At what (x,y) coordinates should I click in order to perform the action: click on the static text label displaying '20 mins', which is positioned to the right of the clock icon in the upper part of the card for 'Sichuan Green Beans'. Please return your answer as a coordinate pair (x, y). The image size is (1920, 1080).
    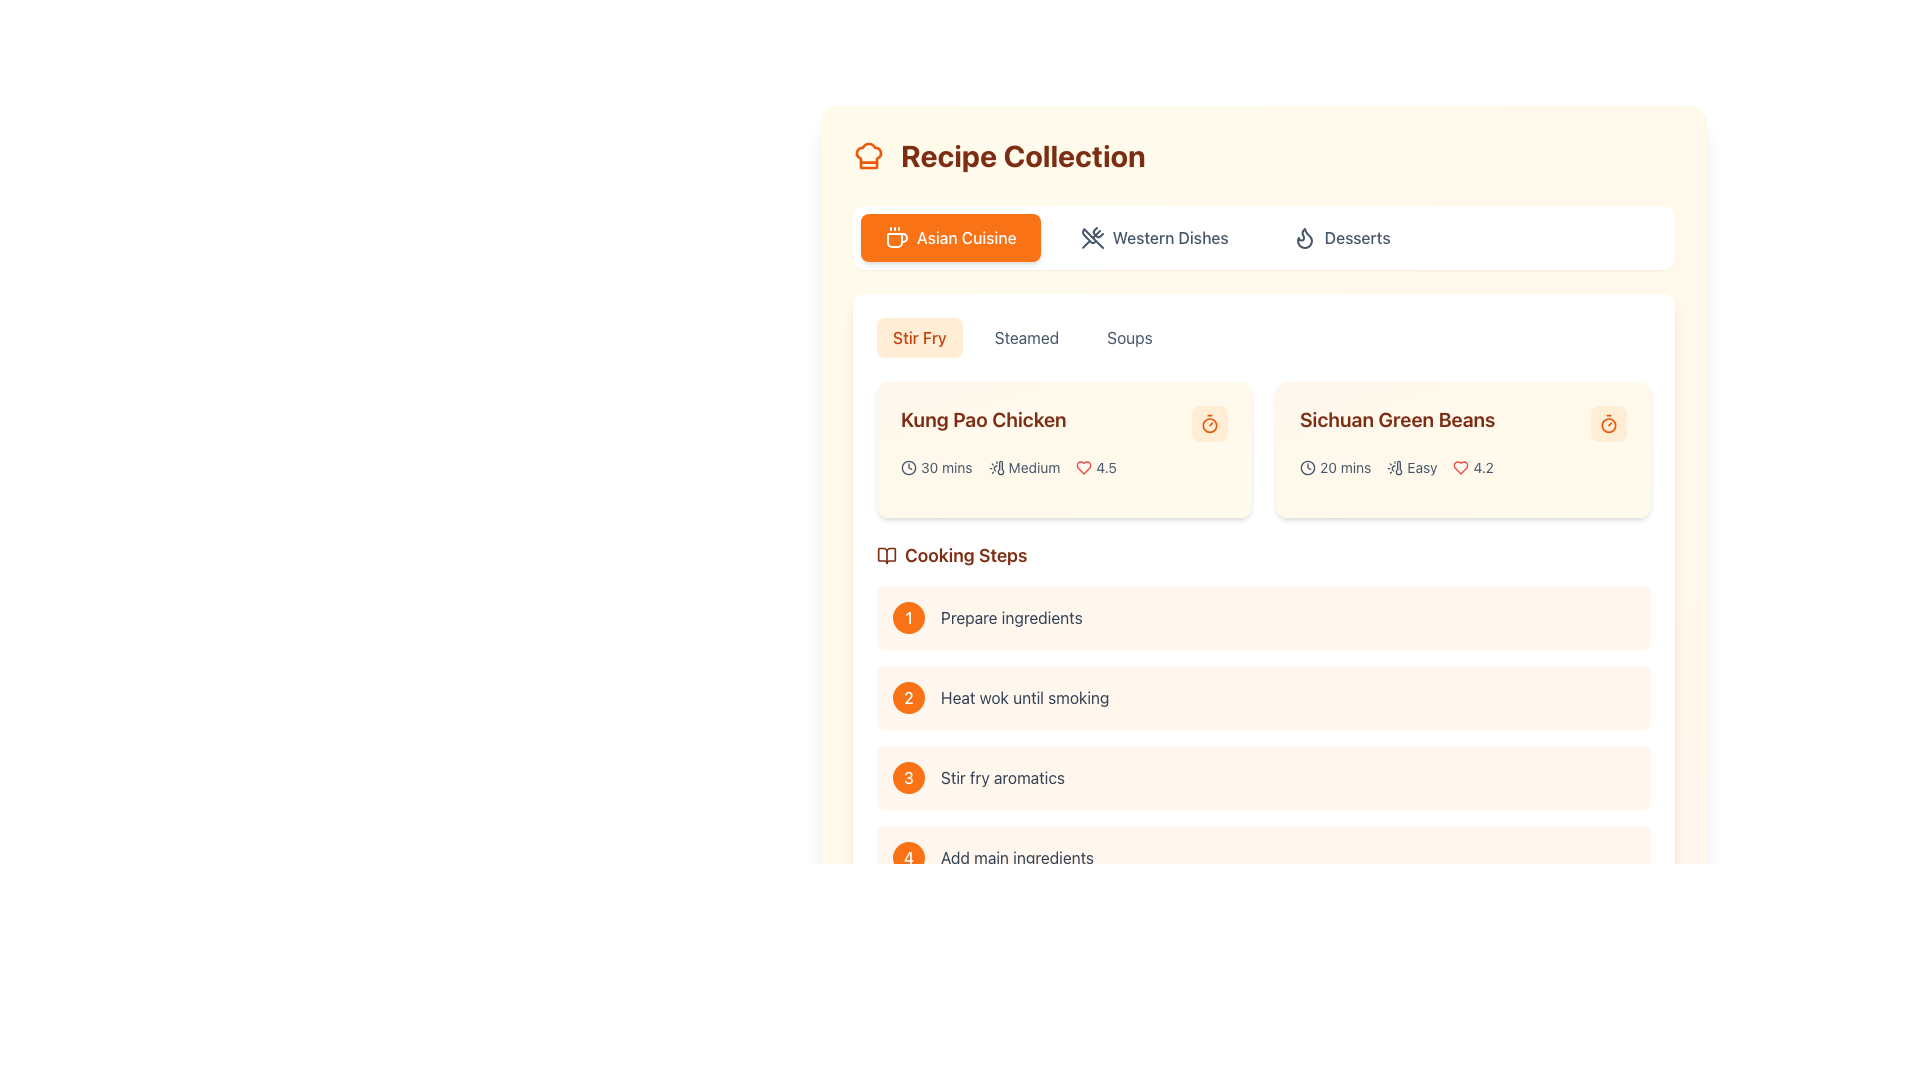
    Looking at the image, I should click on (1345, 467).